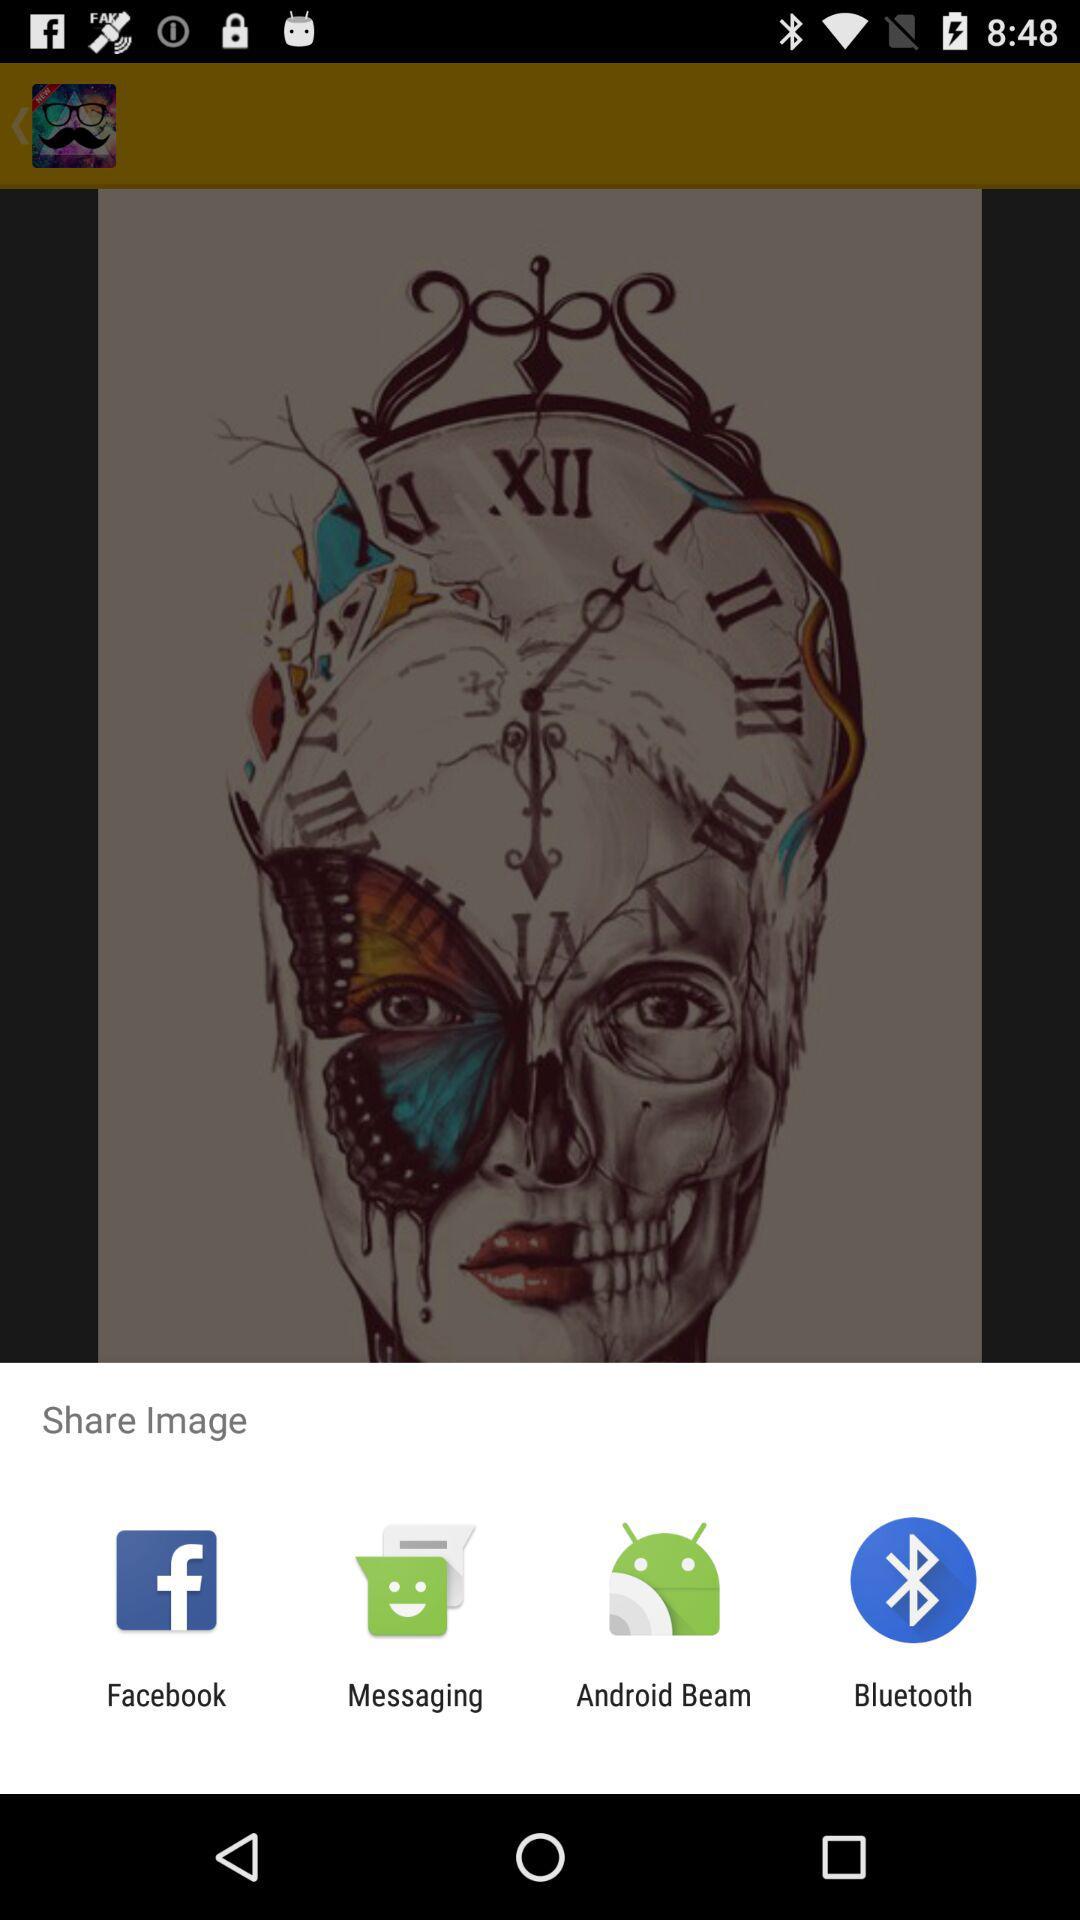 This screenshot has height=1920, width=1080. Describe the element at coordinates (664, 1711) in the screenshot. I see `the android beam icon` at that location.